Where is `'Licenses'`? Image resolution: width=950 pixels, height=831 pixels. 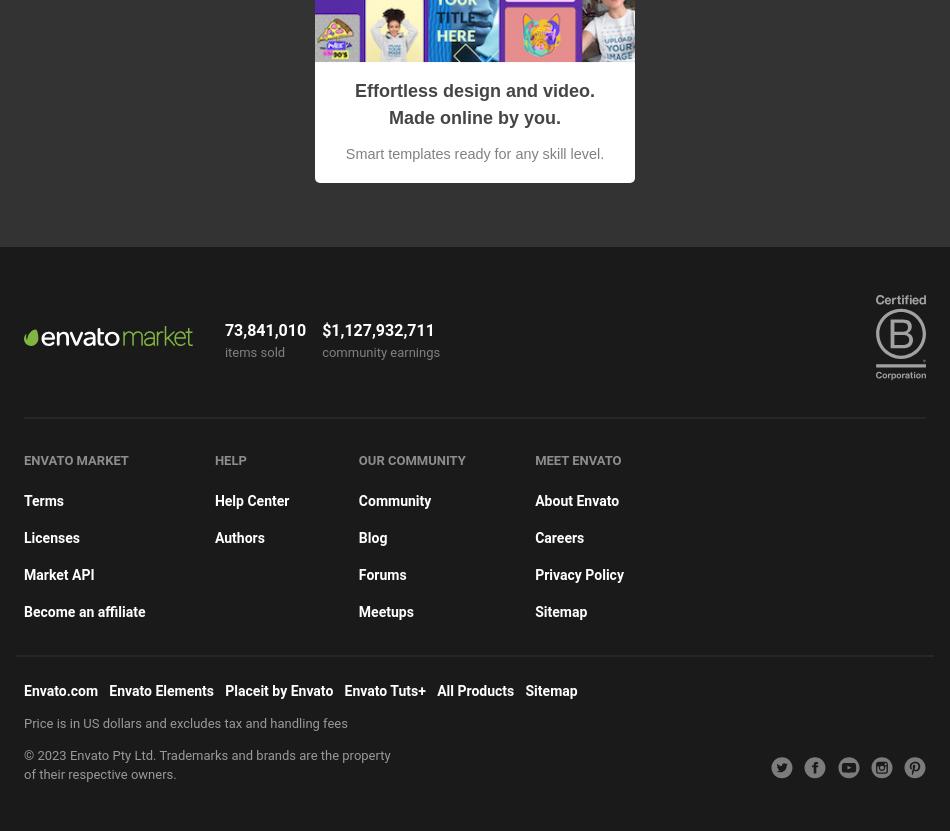 'Licenses' is located at coordinates (51, 536).